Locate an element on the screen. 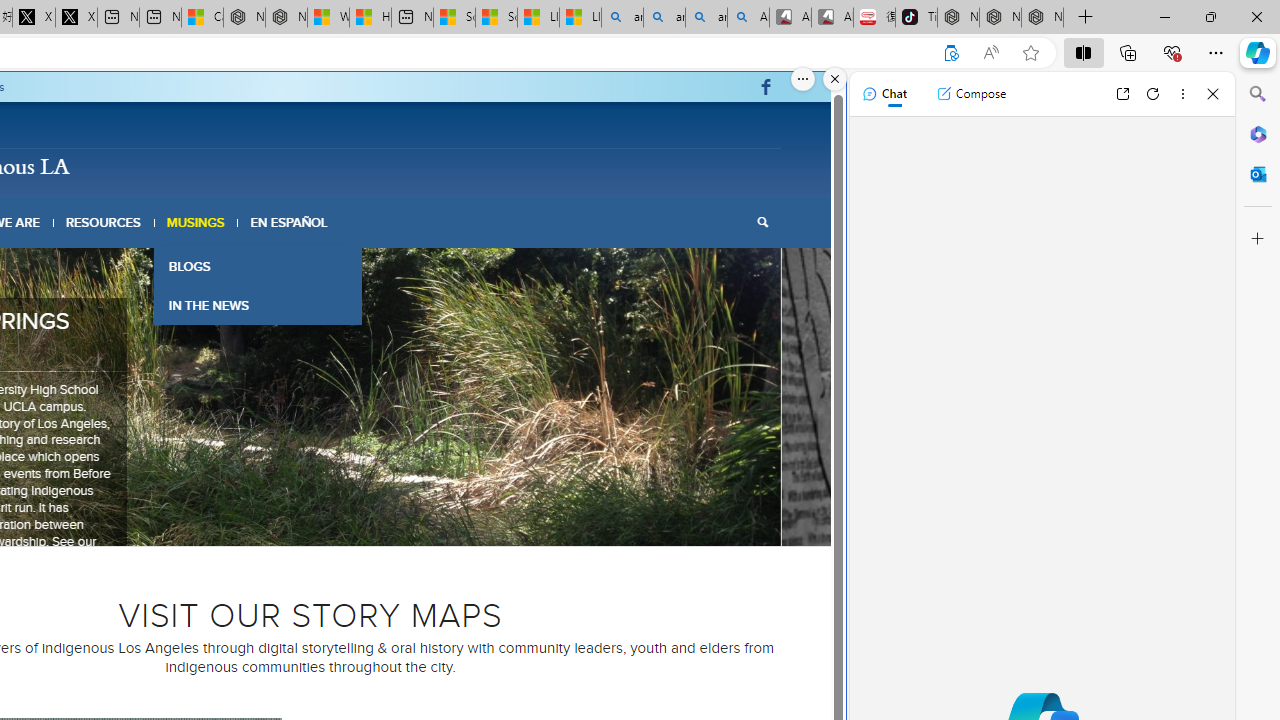 Image resolution: width=1280 pixels, height=720 pixels. 'Link to Facebook' is located at coordinates (765, 86).